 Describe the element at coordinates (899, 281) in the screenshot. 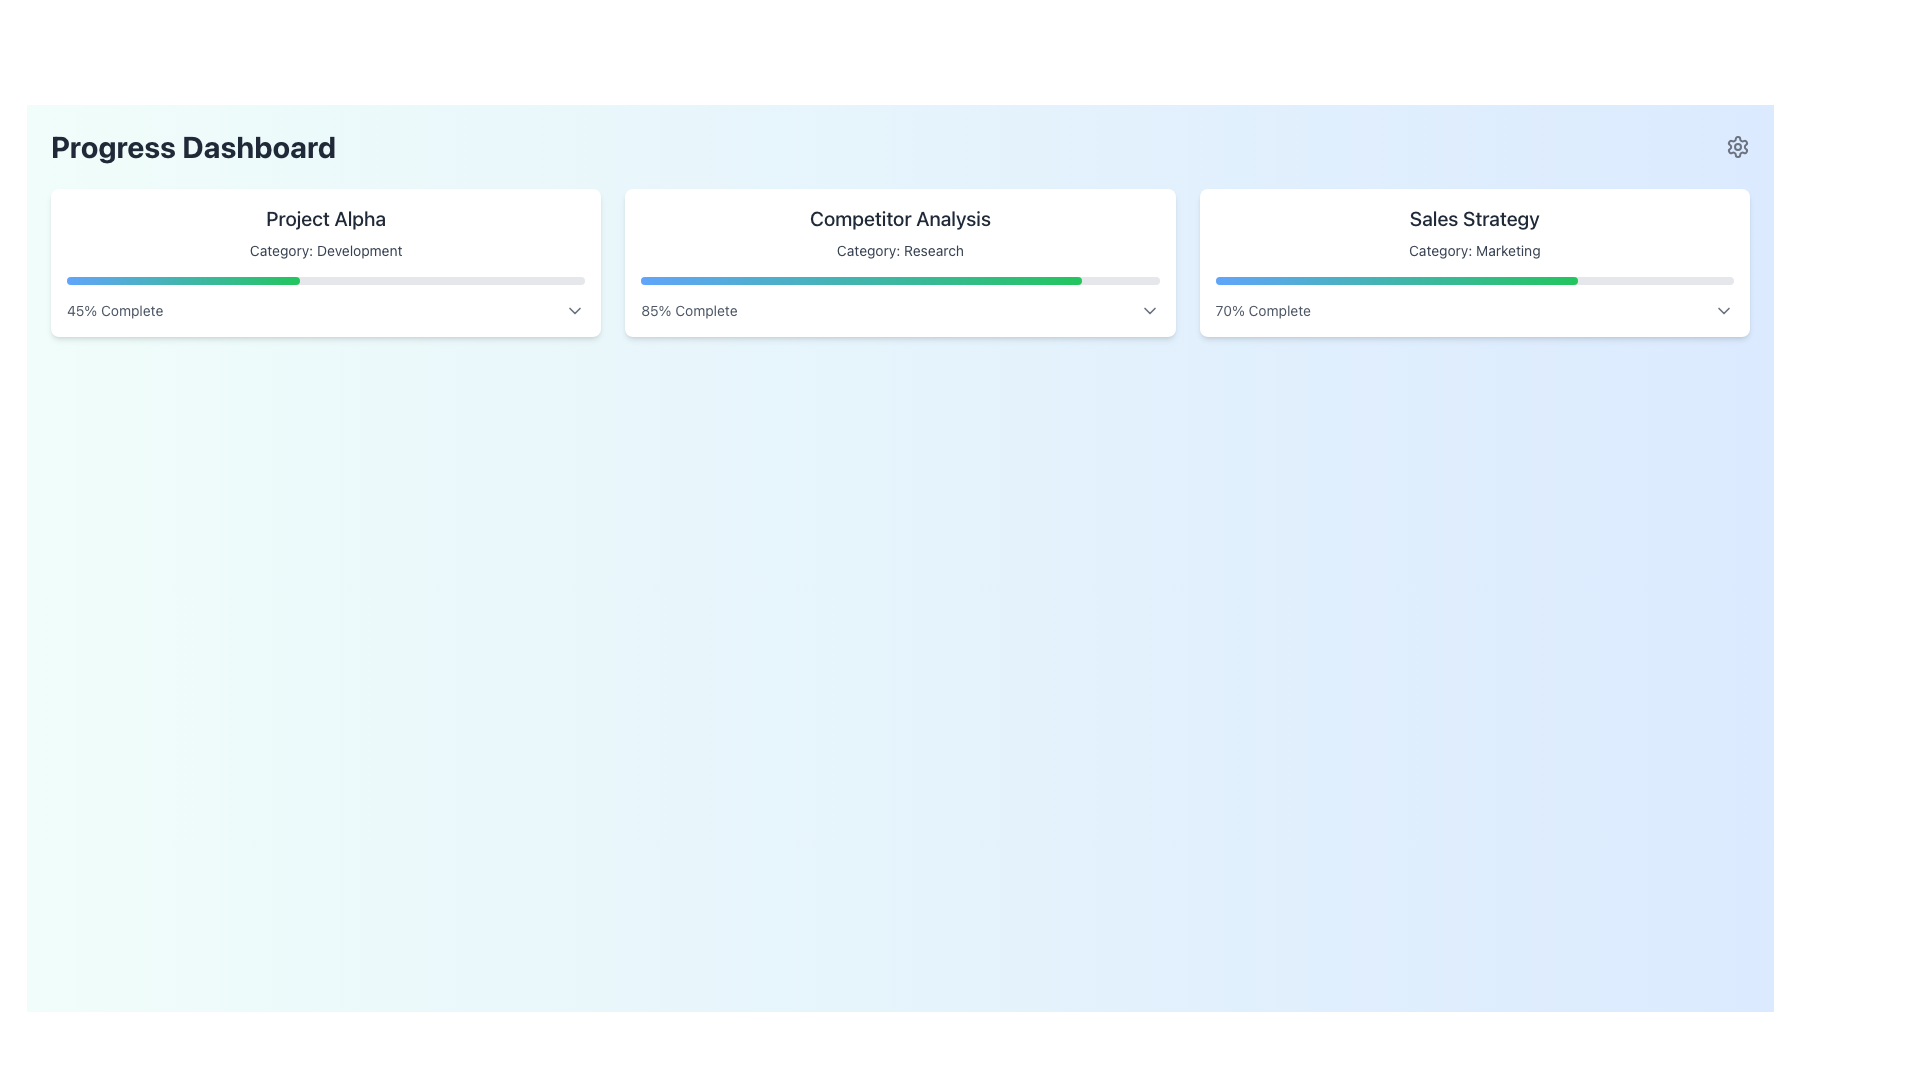

I see `the progress visually on the progress bar located in the 'Competitor Analysis' card, which indicates 85% completion` at that location.